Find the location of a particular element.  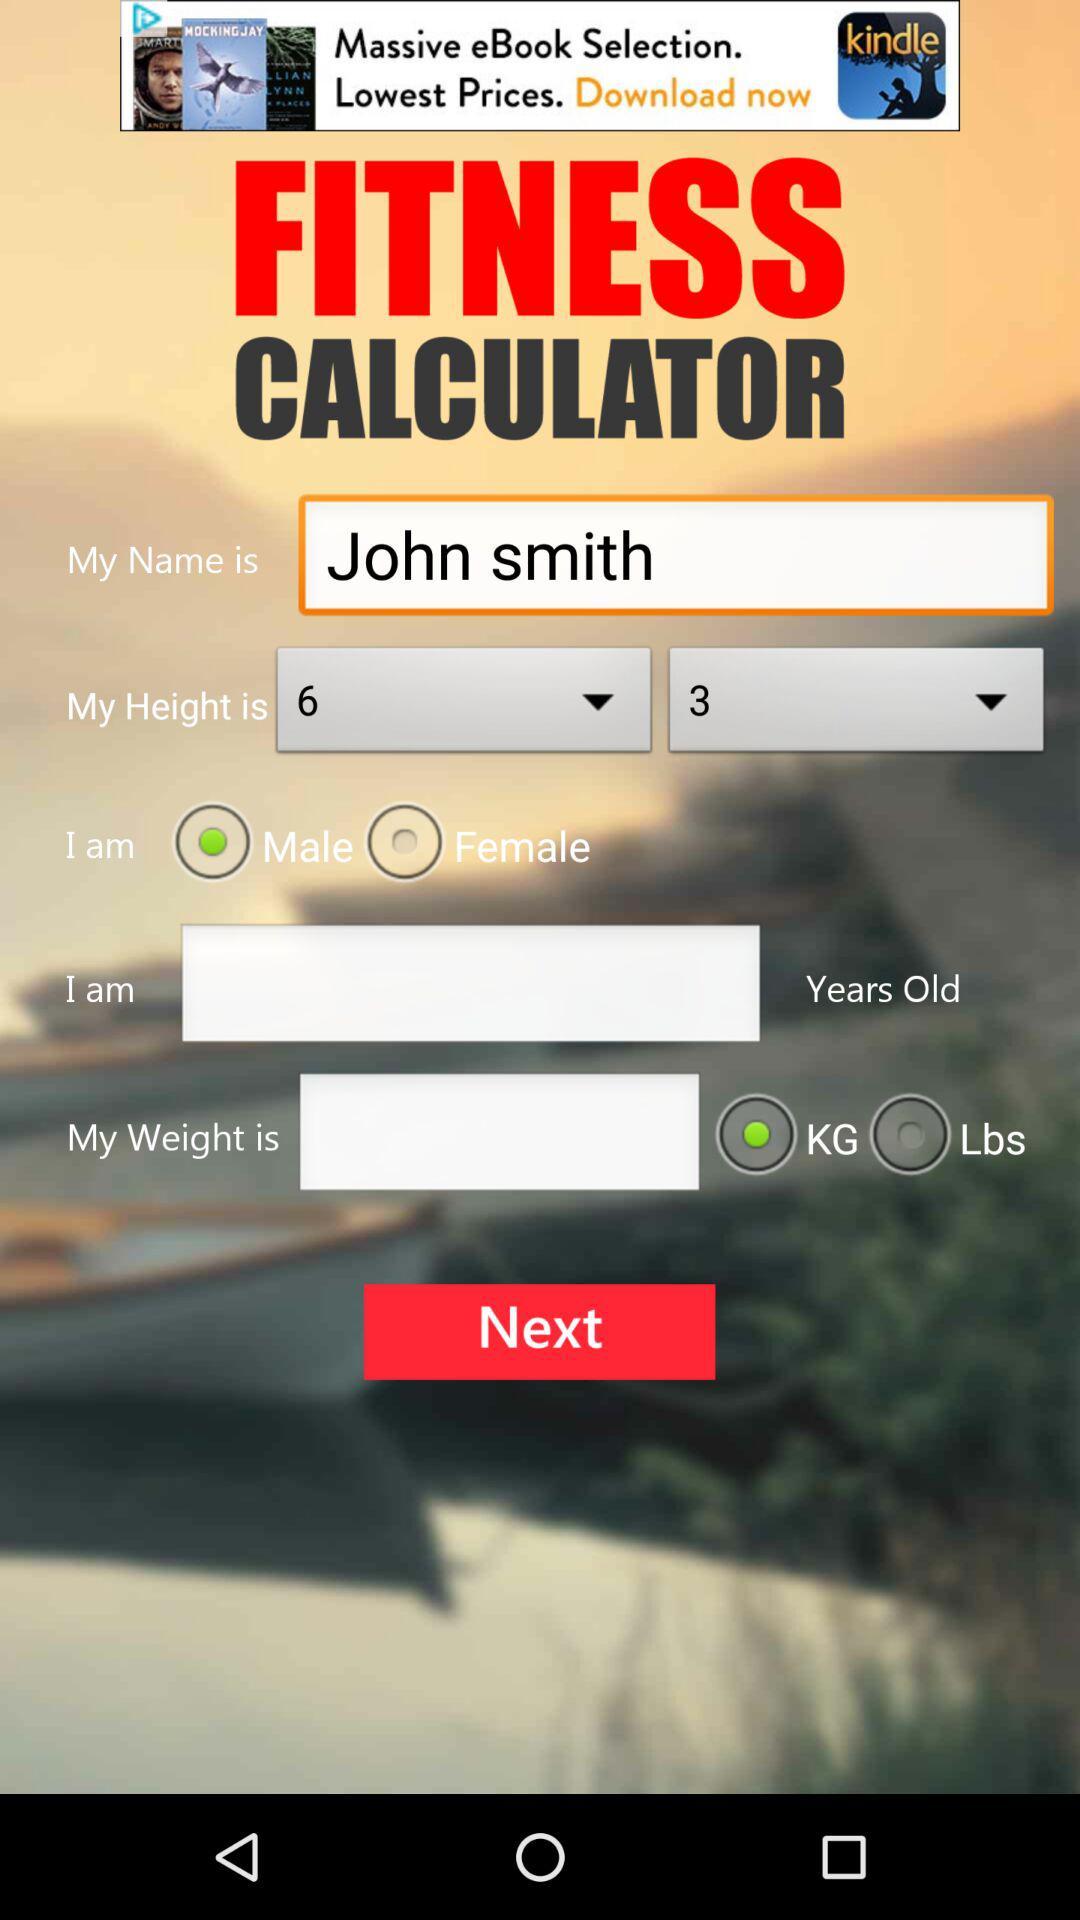

your age is located at coordinates (470, 989).